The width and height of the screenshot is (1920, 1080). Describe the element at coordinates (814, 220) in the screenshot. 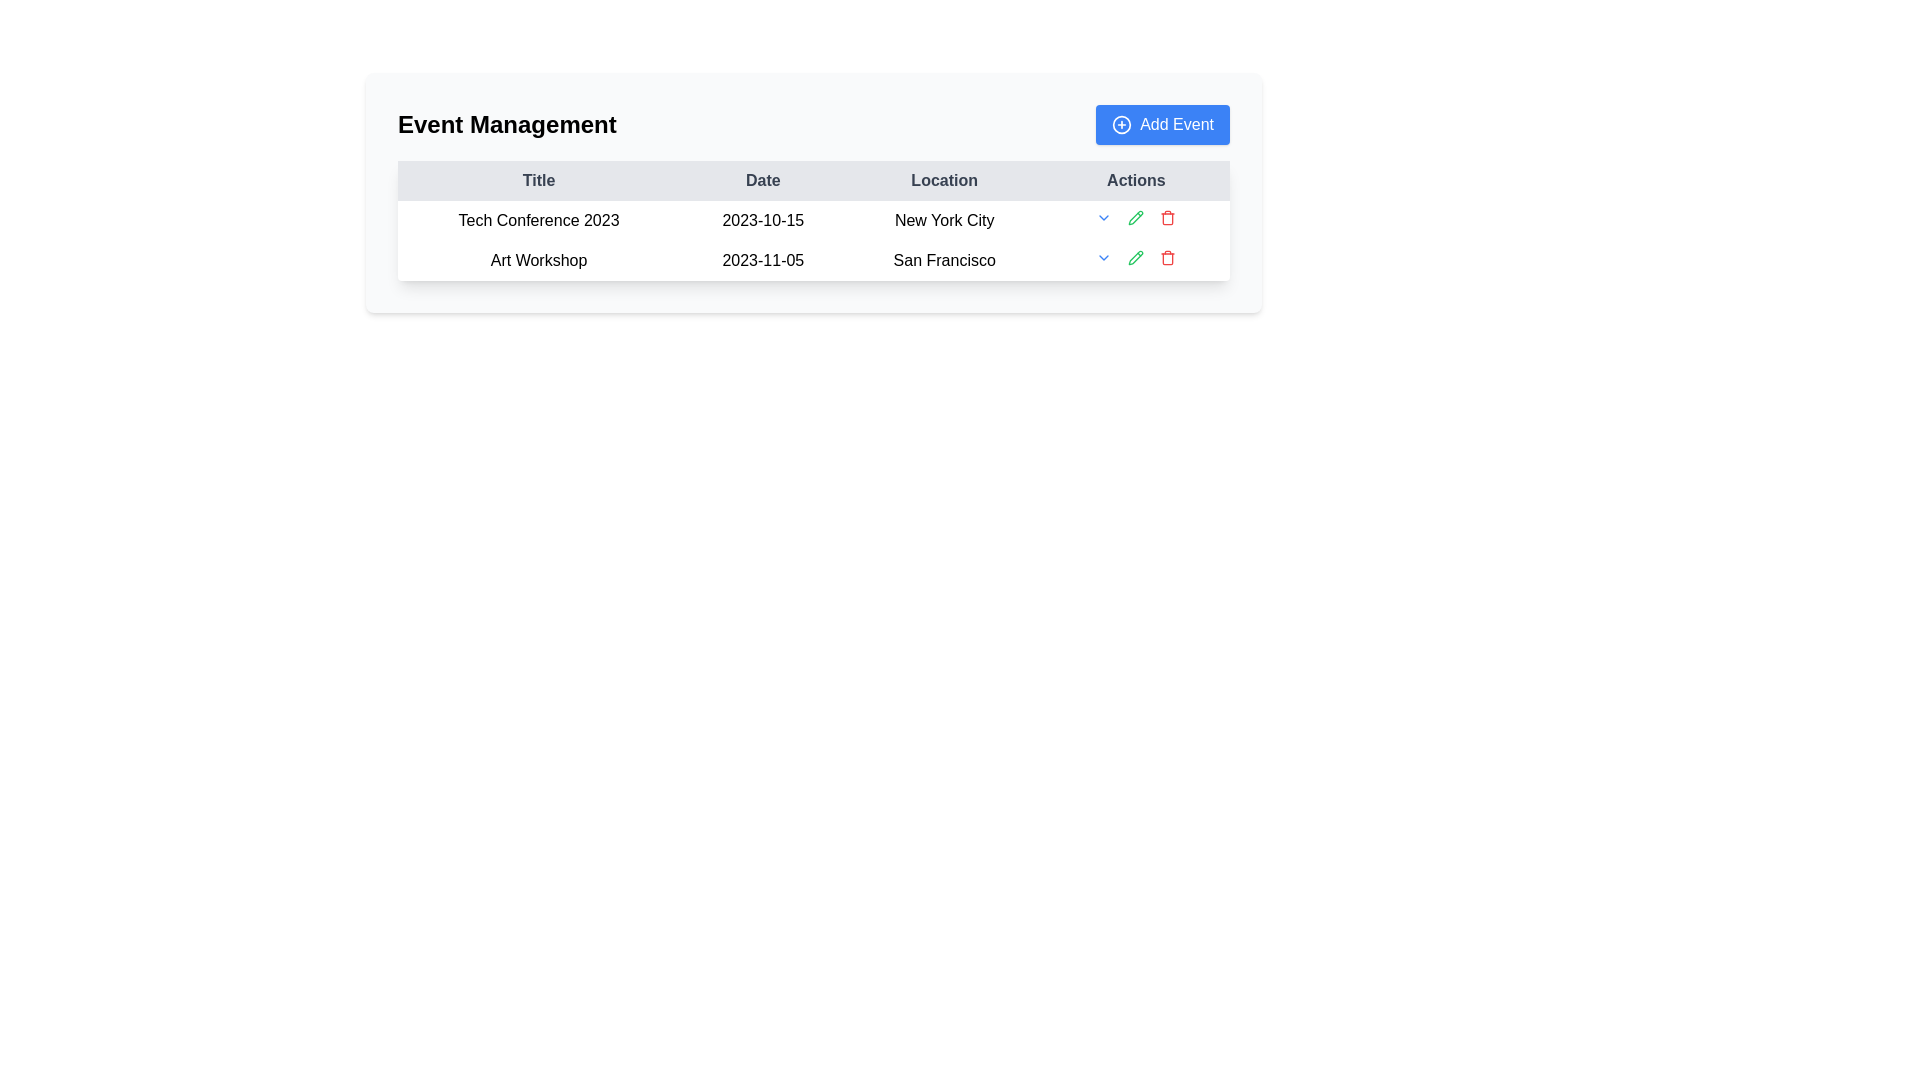

I see `the first row of the 'Event Management' table representing the event 'Tech Conference 2023'` at that location.